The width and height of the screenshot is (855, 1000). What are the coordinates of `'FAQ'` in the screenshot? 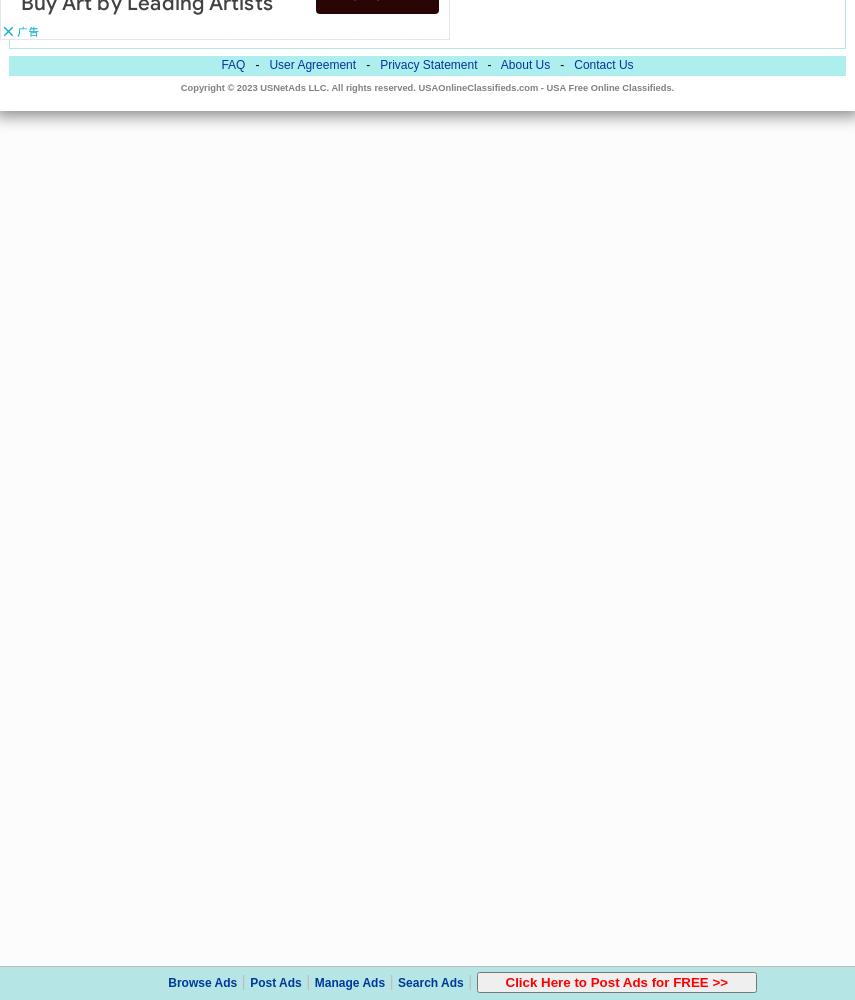 It's located at (231, 64).